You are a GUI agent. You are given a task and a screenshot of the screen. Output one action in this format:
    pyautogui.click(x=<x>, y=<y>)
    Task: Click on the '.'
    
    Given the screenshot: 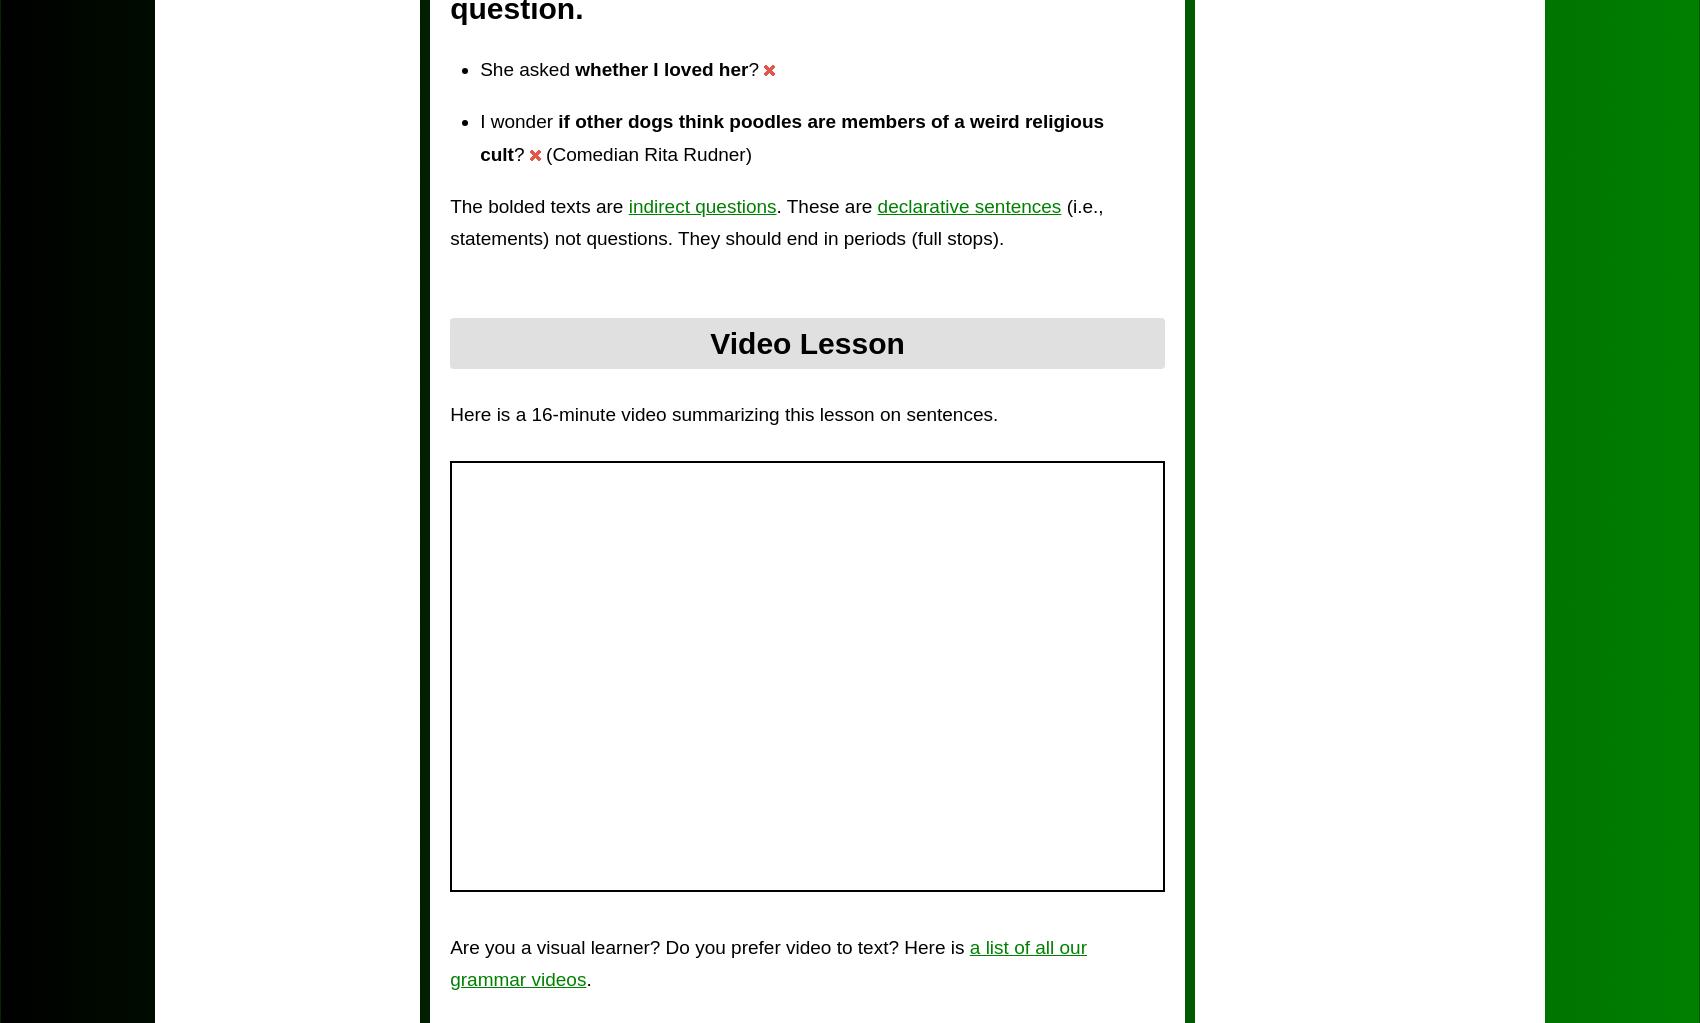 What is the action you would take?
    pyautogui.click(x=587, y=979)
    